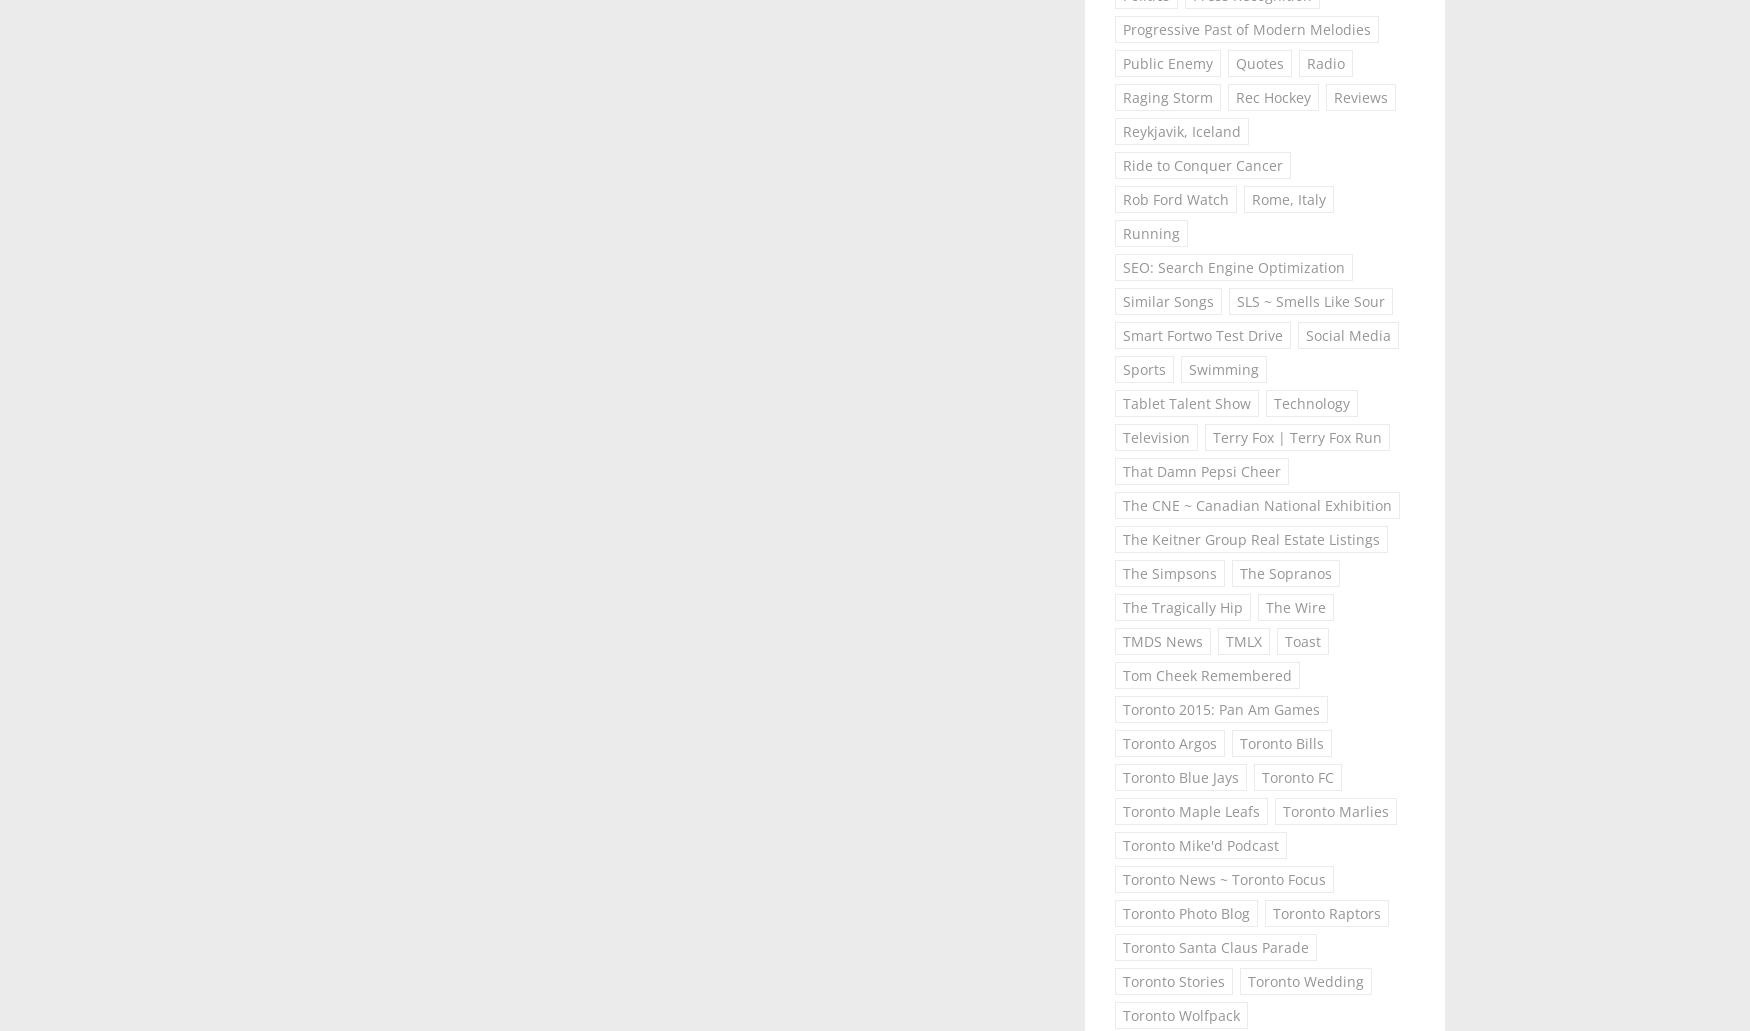 Image resolution: width=1750 pixels, height=1031 pixels. Describe the element at coordinates (1216, 945) in the screenshot. I see `'Toronto Santa Claus Parade'` at that location.